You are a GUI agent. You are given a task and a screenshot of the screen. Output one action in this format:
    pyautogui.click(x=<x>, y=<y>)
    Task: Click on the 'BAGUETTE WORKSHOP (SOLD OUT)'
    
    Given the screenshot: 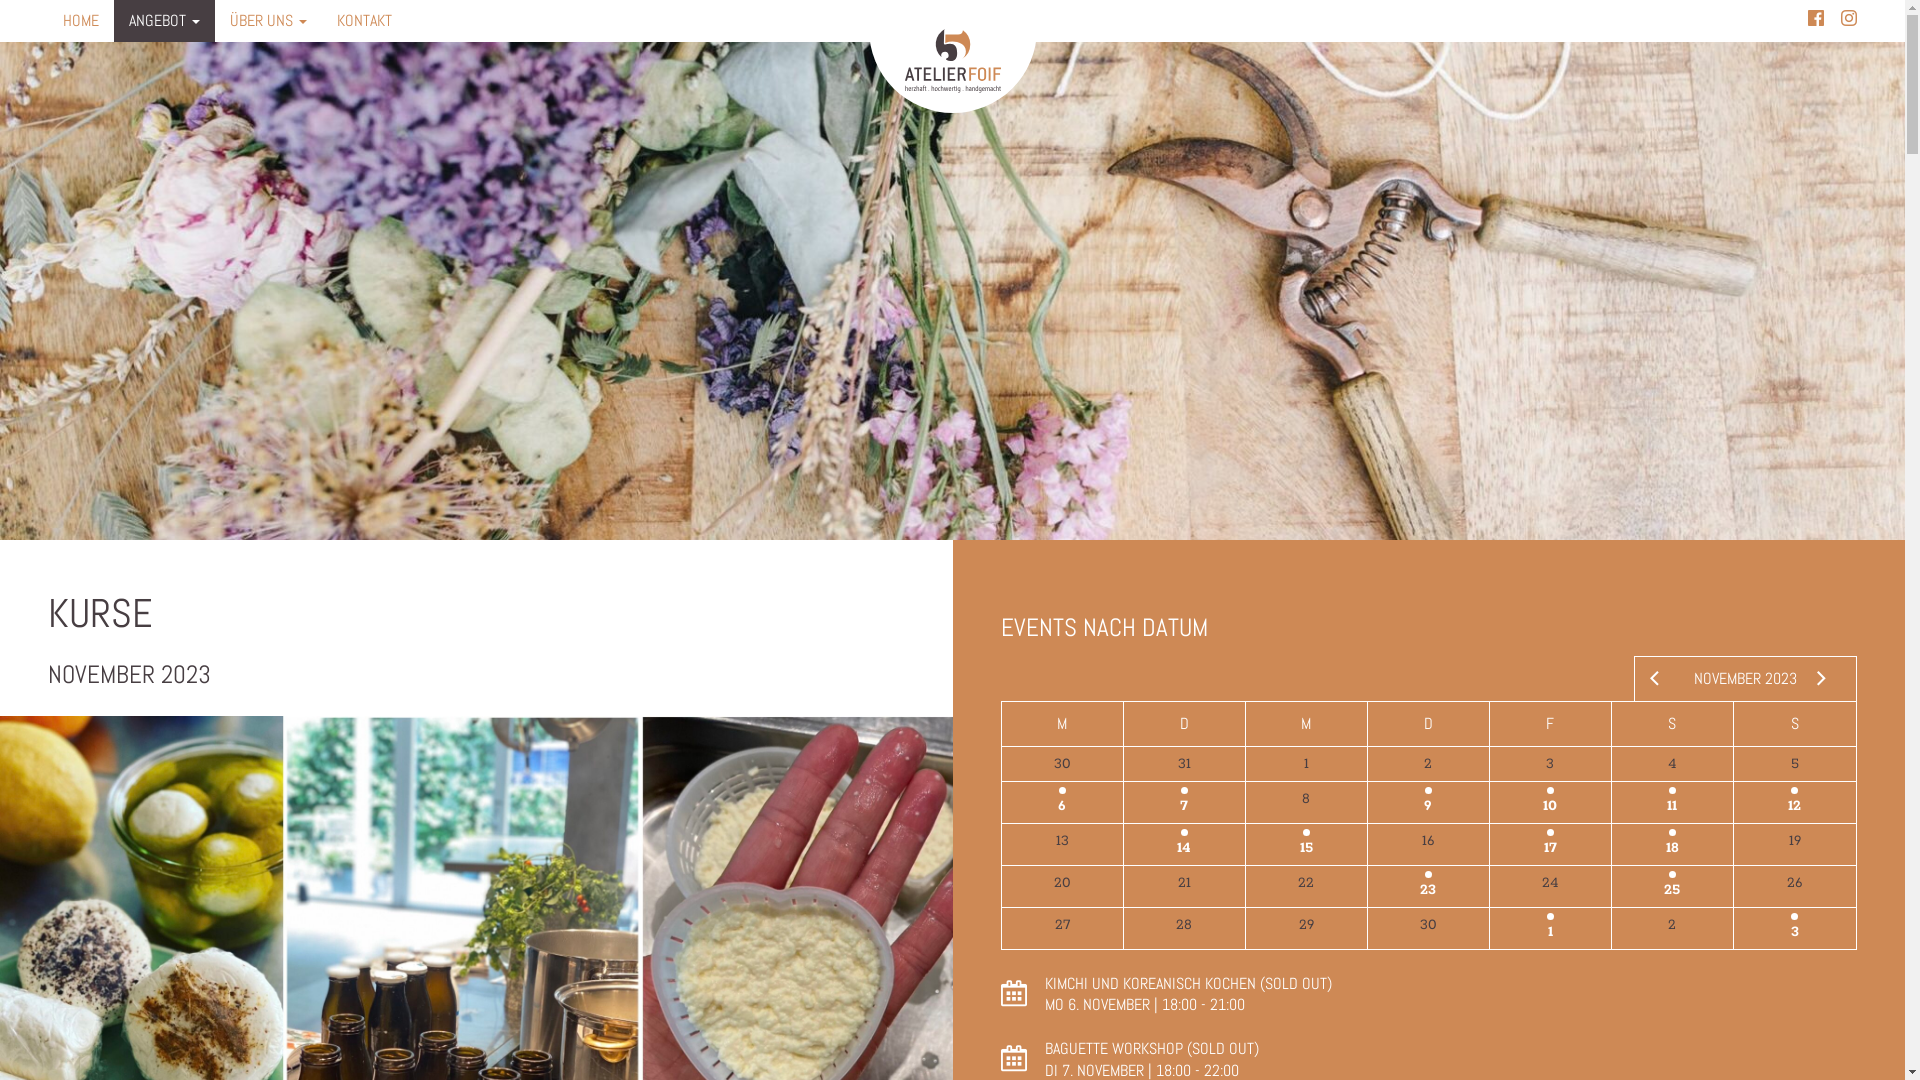 What is the action you would take?
    pyautogui.click(x=1042, y=1047)
    